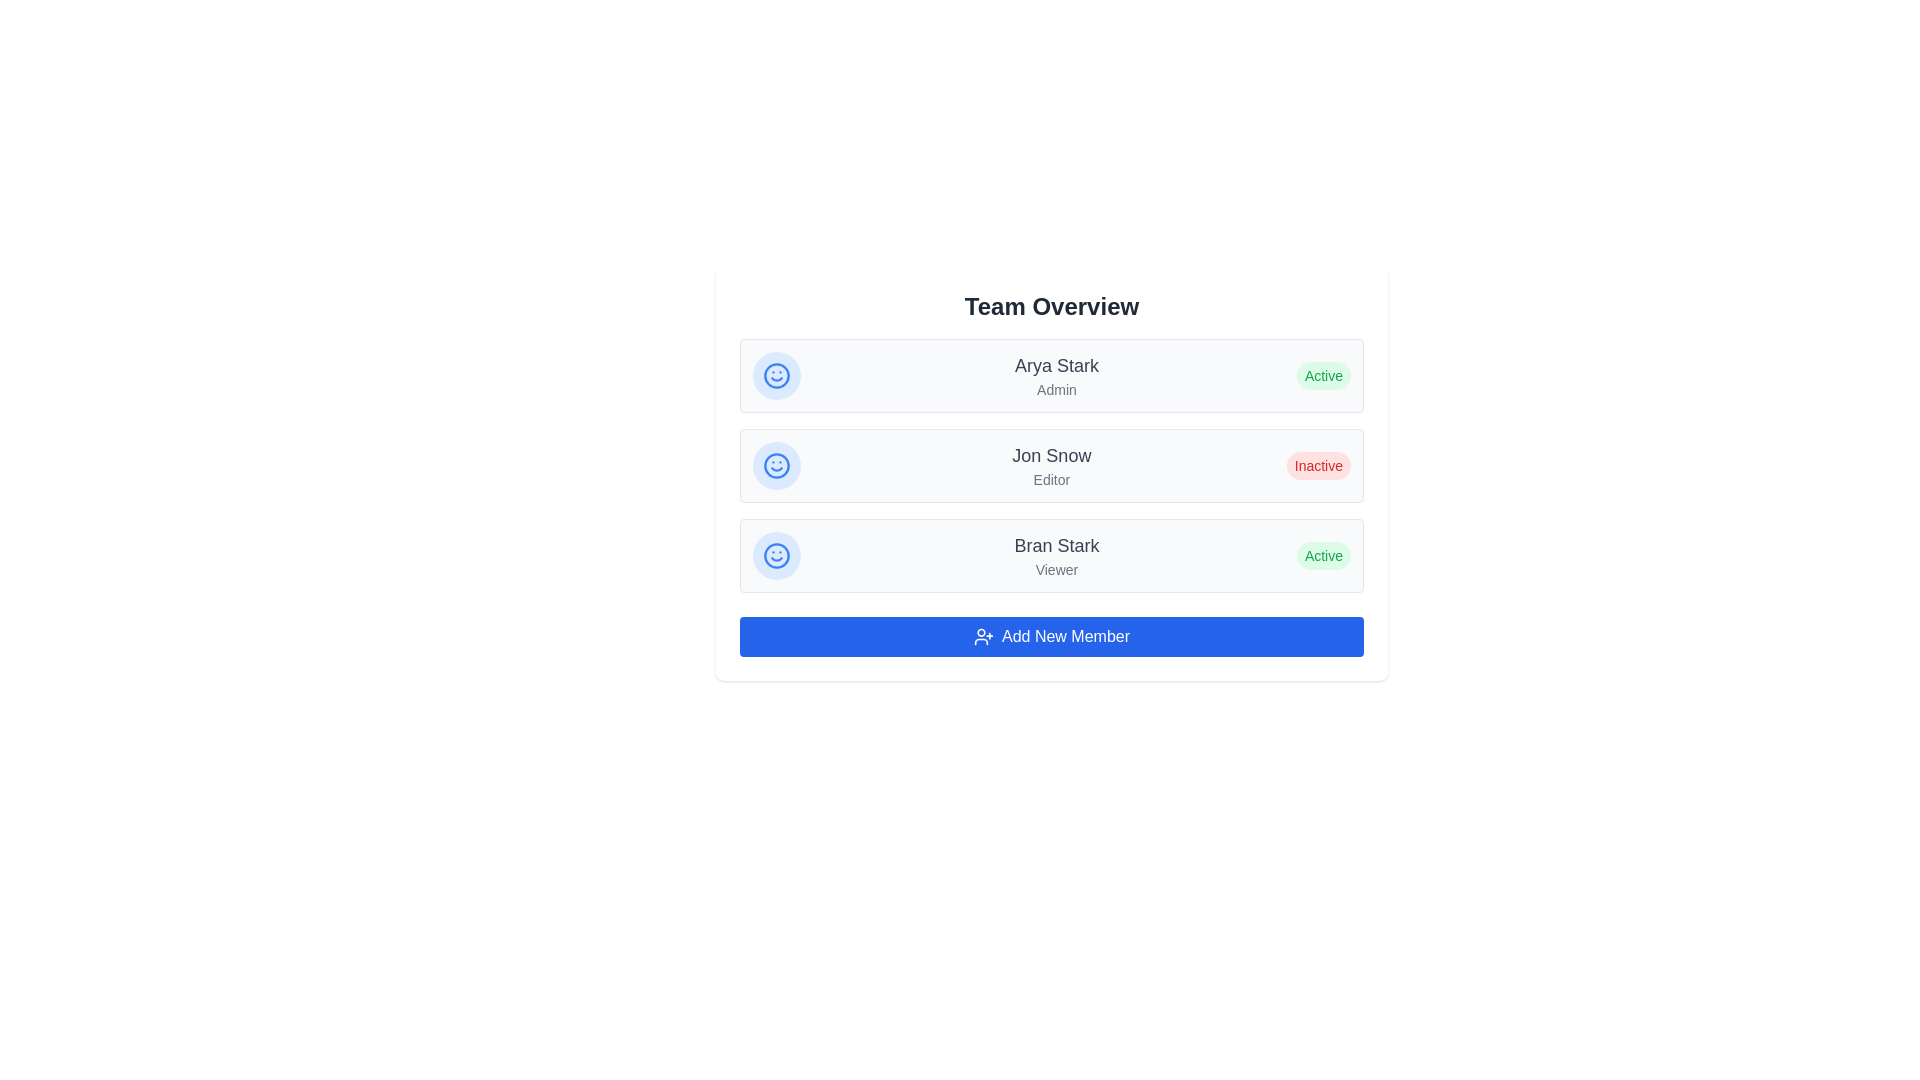  Describe the element at coordinates (1050, 466) in the screenshot. I see `the user card representing the second user in the stack, which displays the user's name, role, and status` at that location.